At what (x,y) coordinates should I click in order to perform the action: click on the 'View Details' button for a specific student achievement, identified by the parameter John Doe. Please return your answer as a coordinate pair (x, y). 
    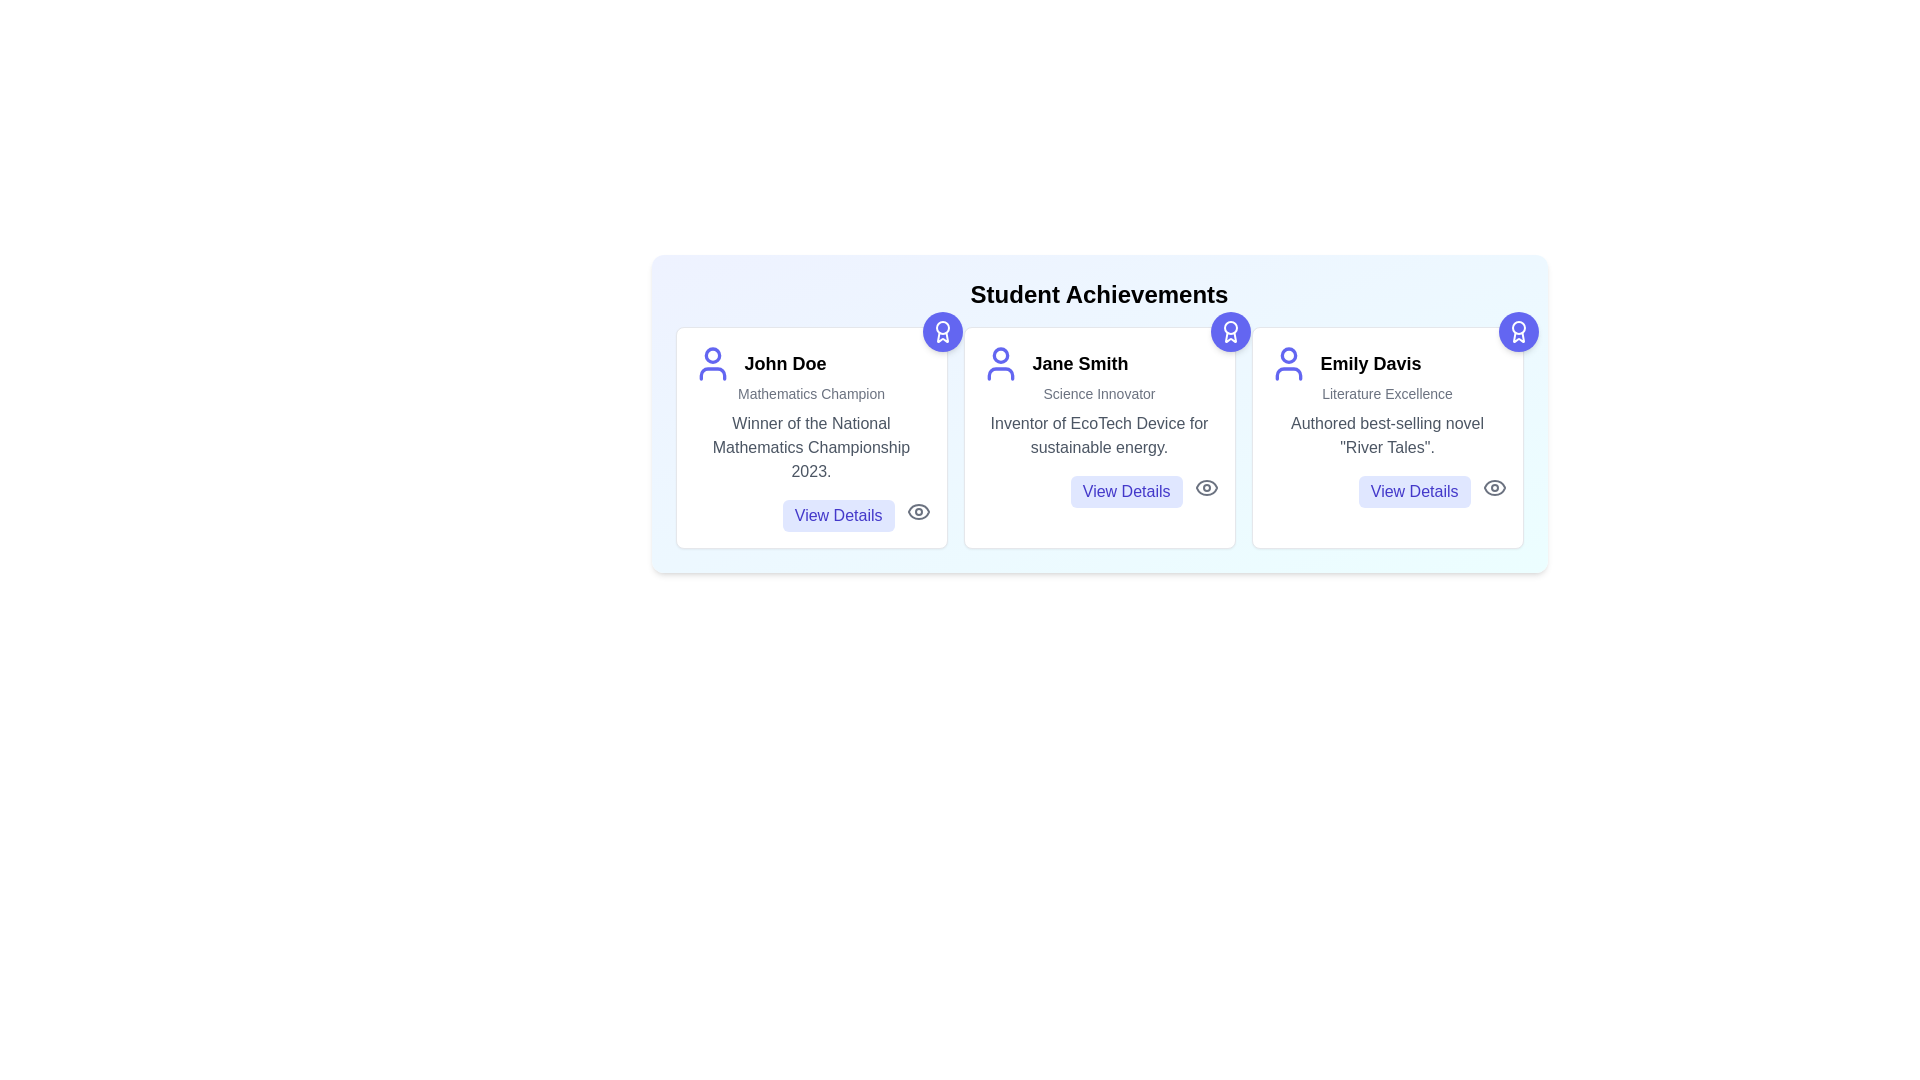
    Looking at the image, I should click on (838, 515).